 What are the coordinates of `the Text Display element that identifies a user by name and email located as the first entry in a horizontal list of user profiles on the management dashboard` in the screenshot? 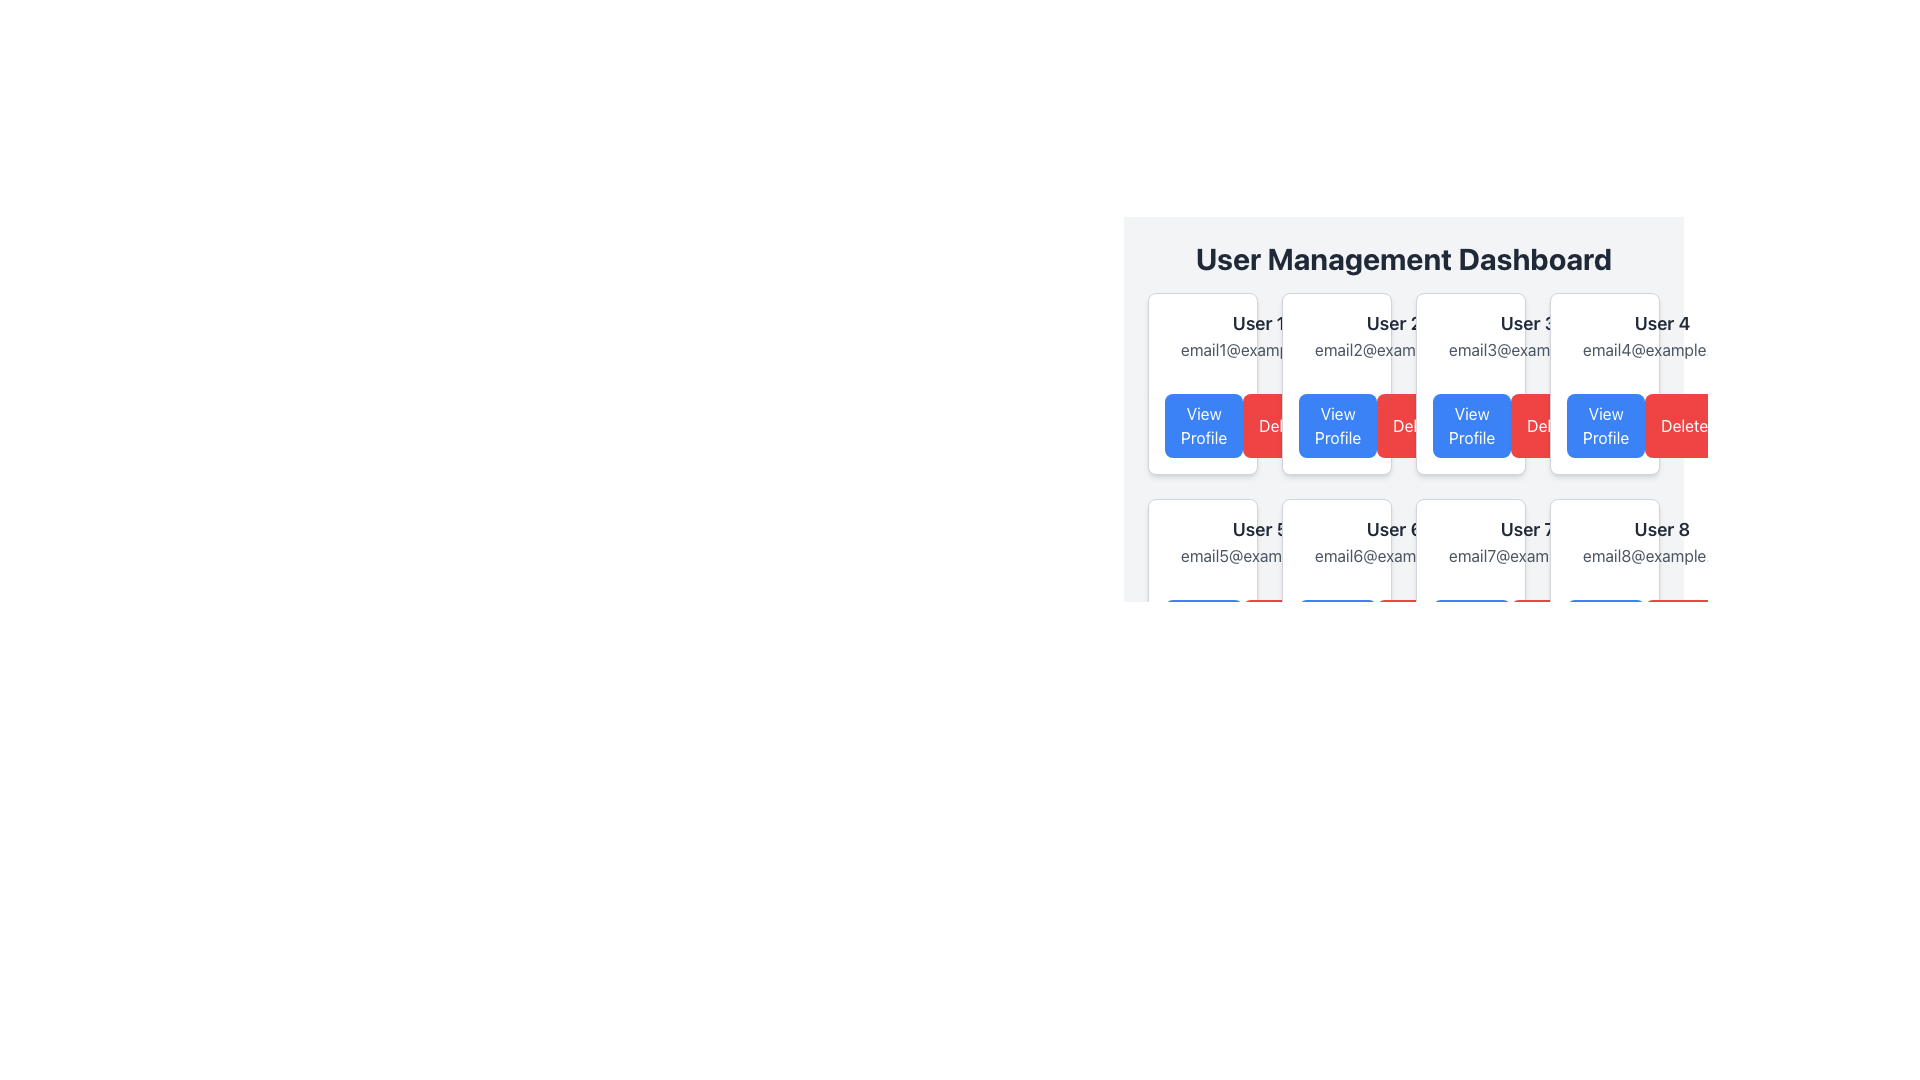 It's located at (1257, 334).